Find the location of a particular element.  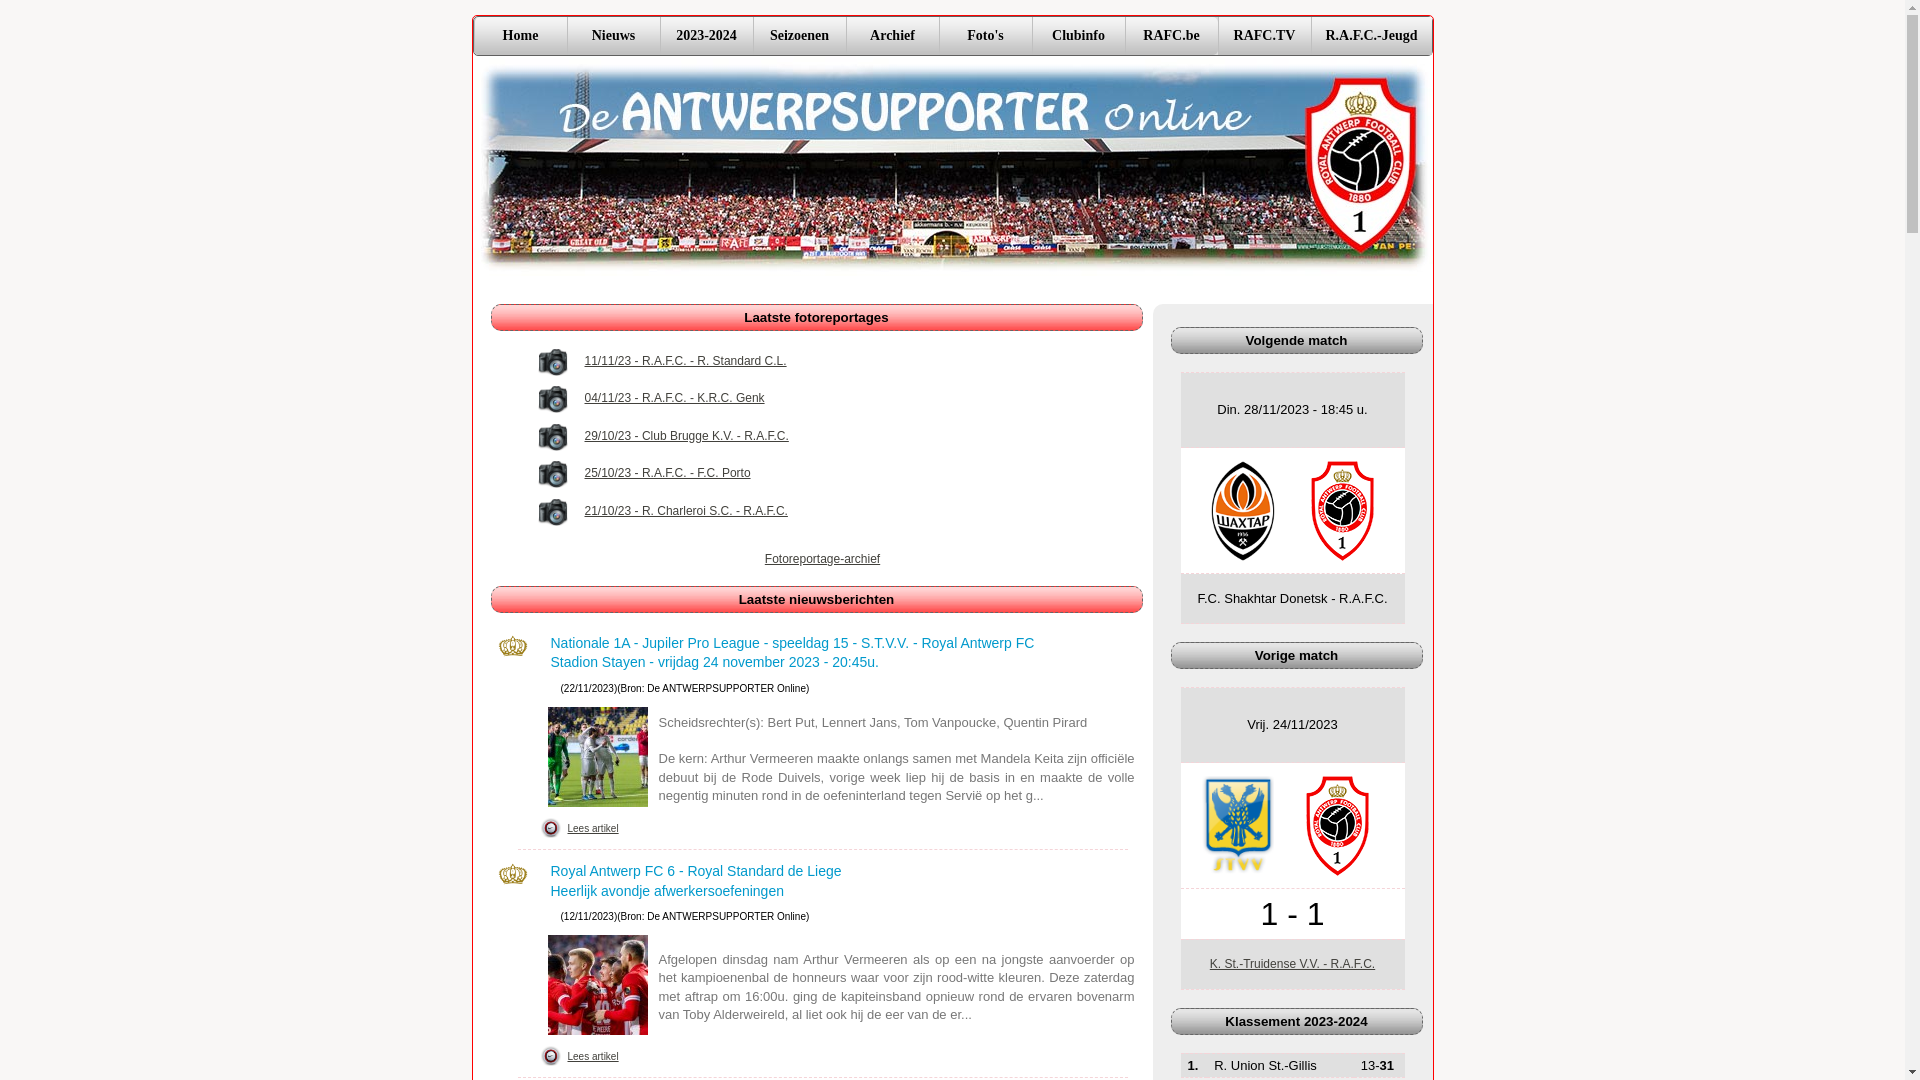

'RAFC.be' is located at coordinates (1170, 35).